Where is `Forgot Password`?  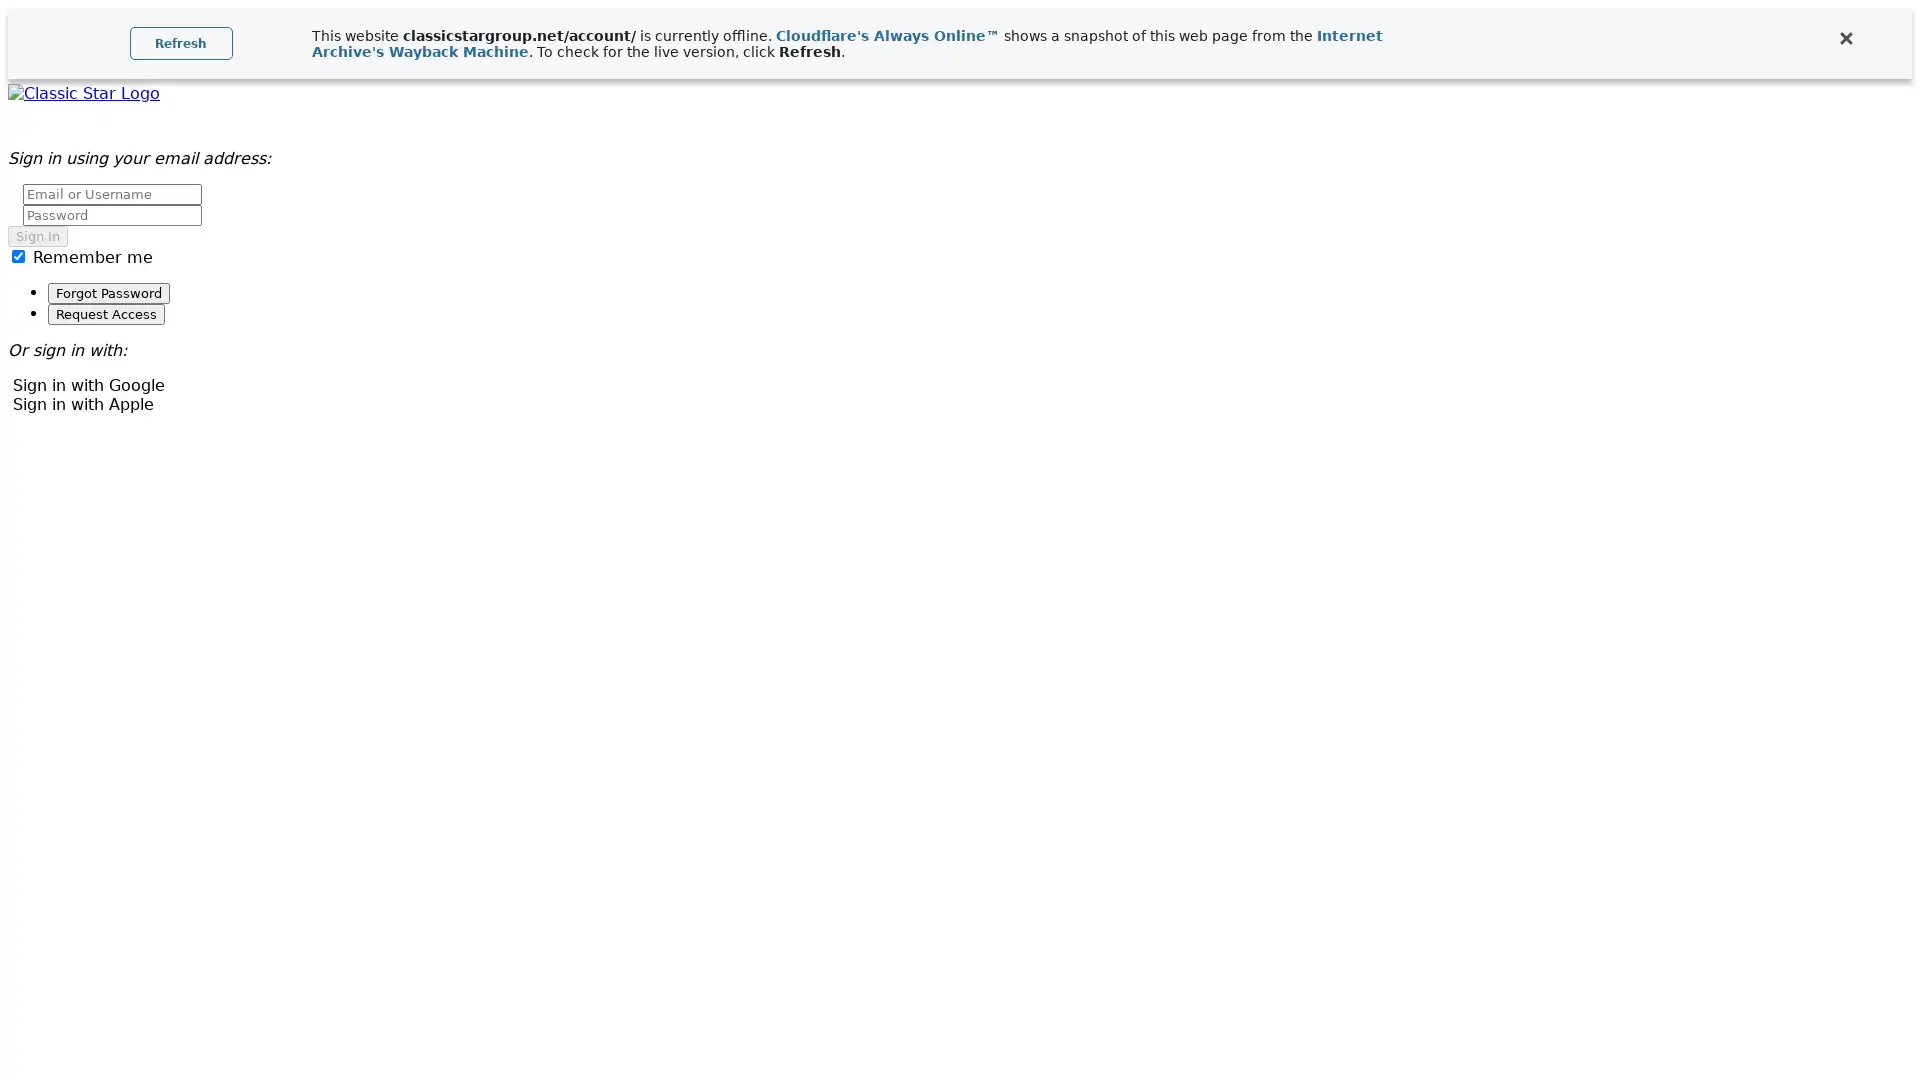
Forgot Password is located at coordinates (108, 293).